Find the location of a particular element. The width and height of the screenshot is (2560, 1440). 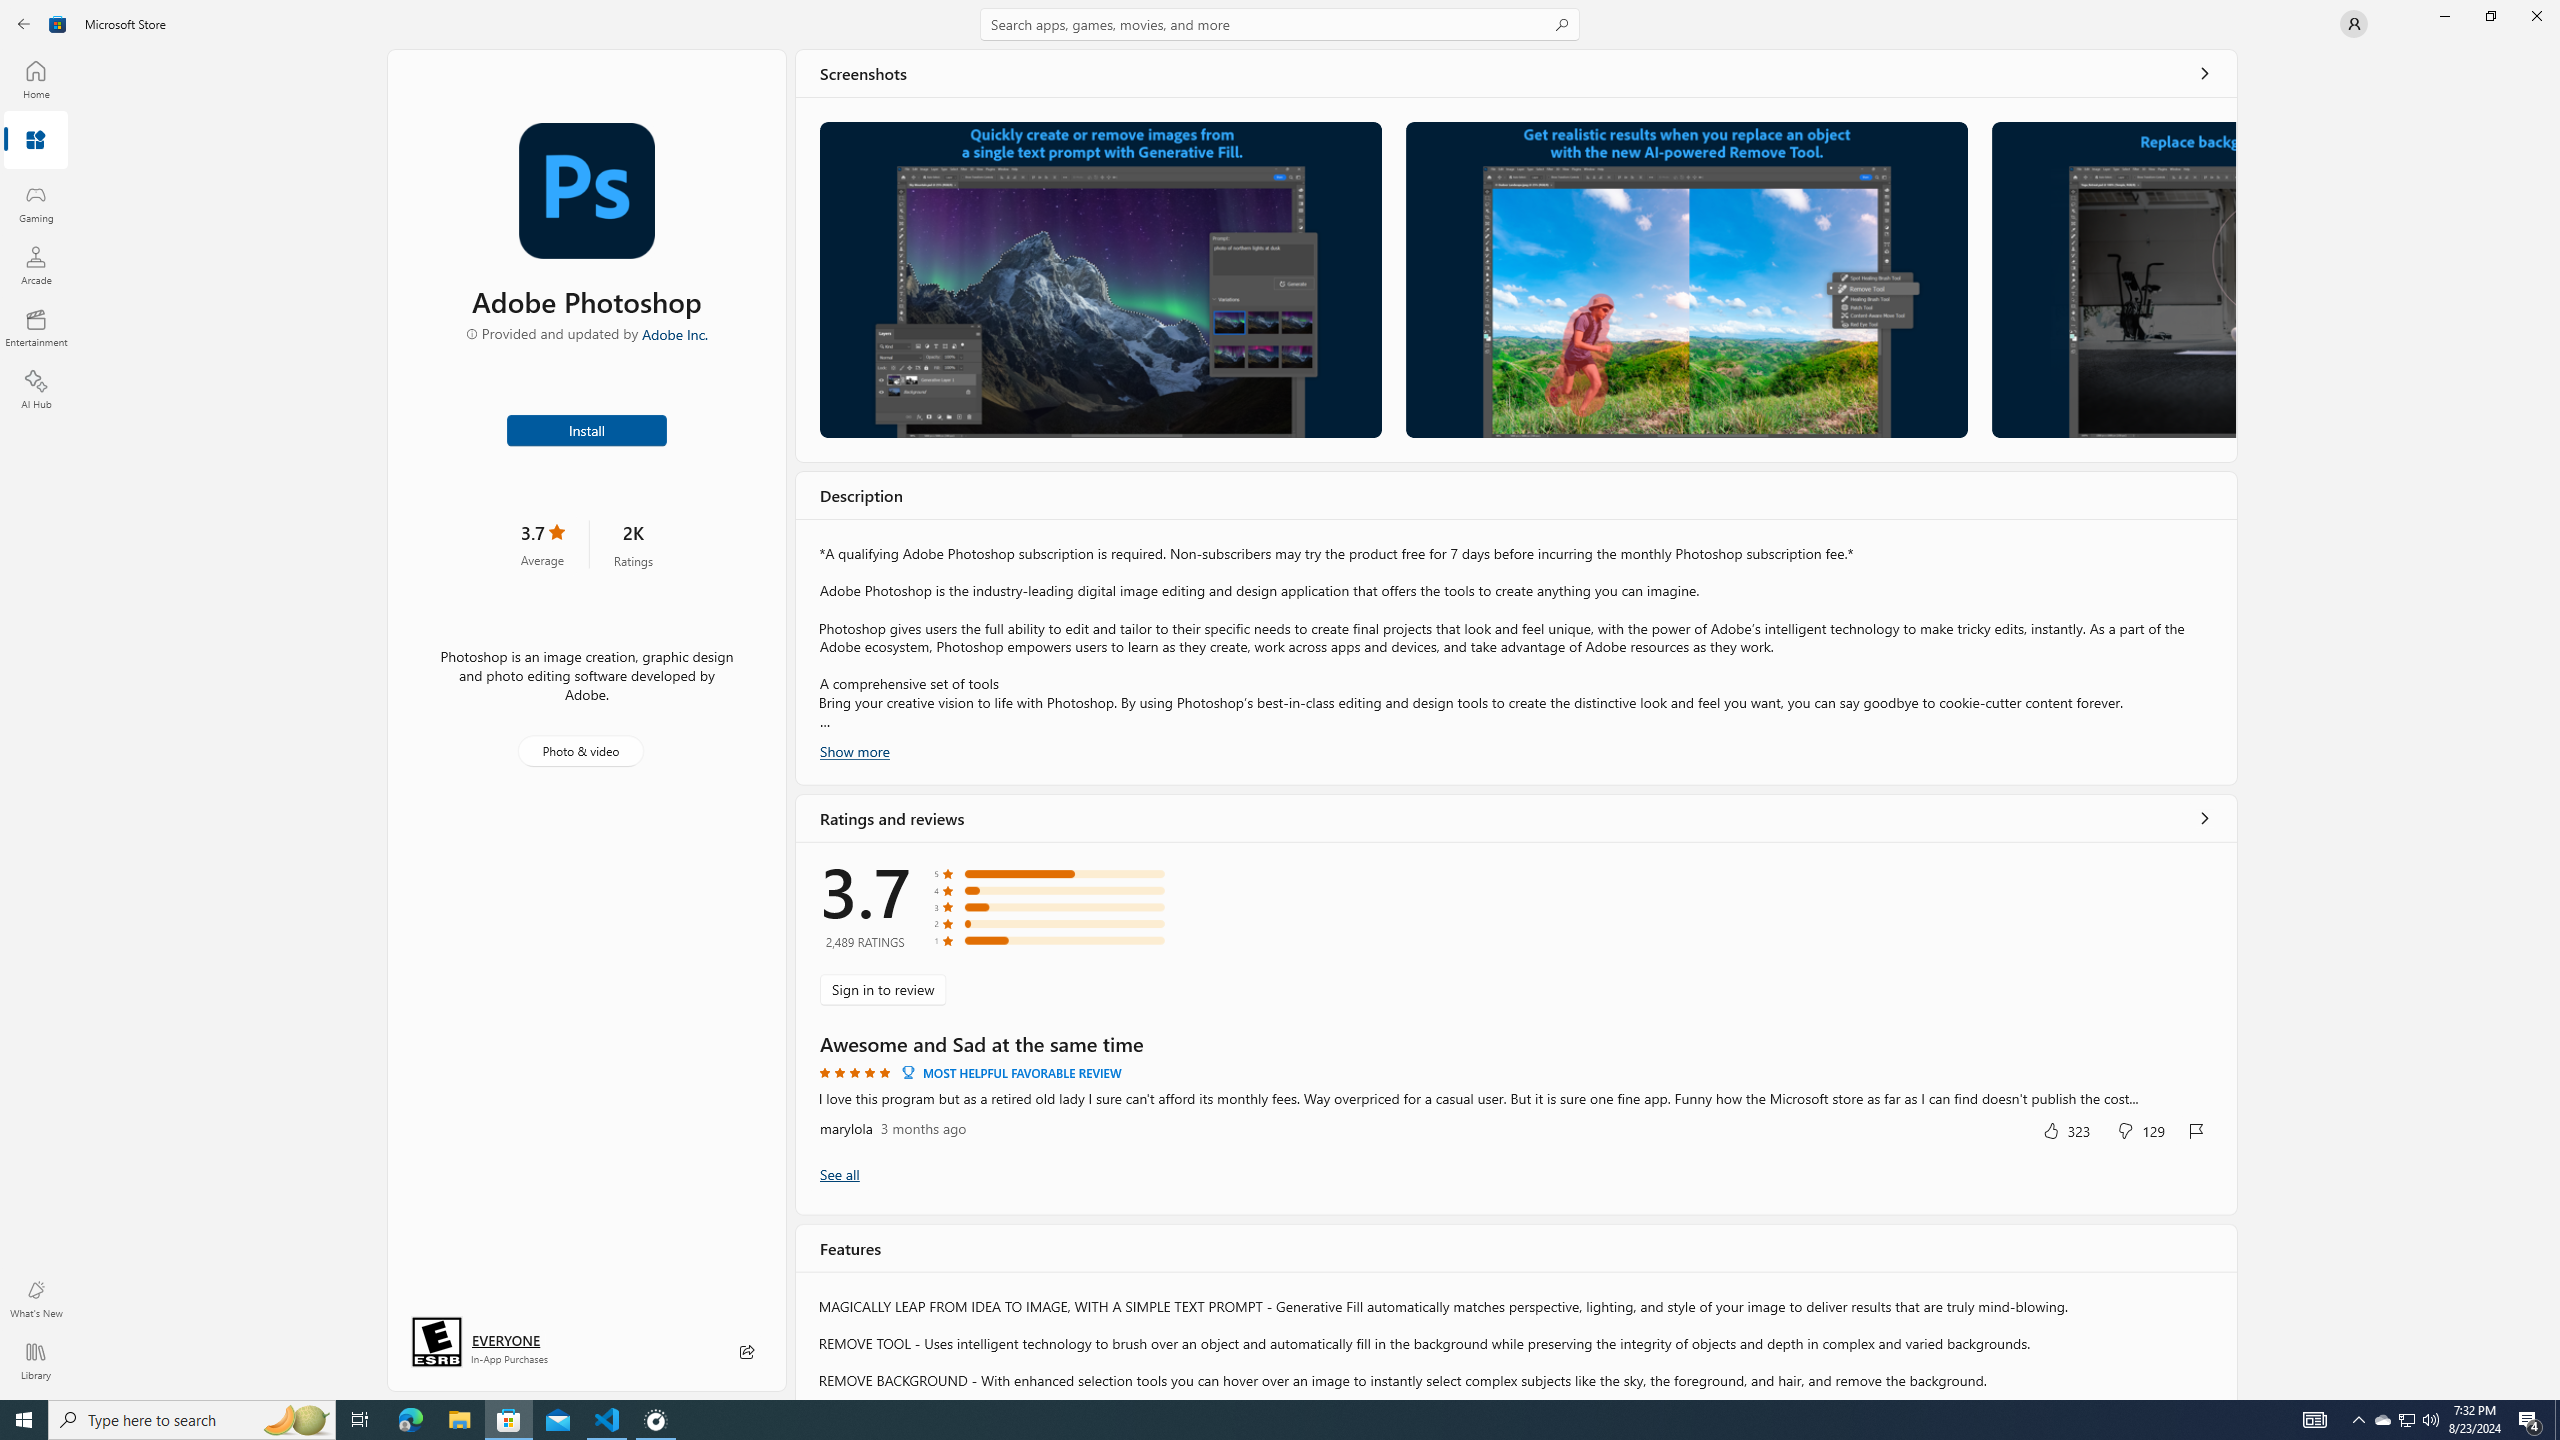

'Screenshot 2' is located at coordinates (1687, 279).